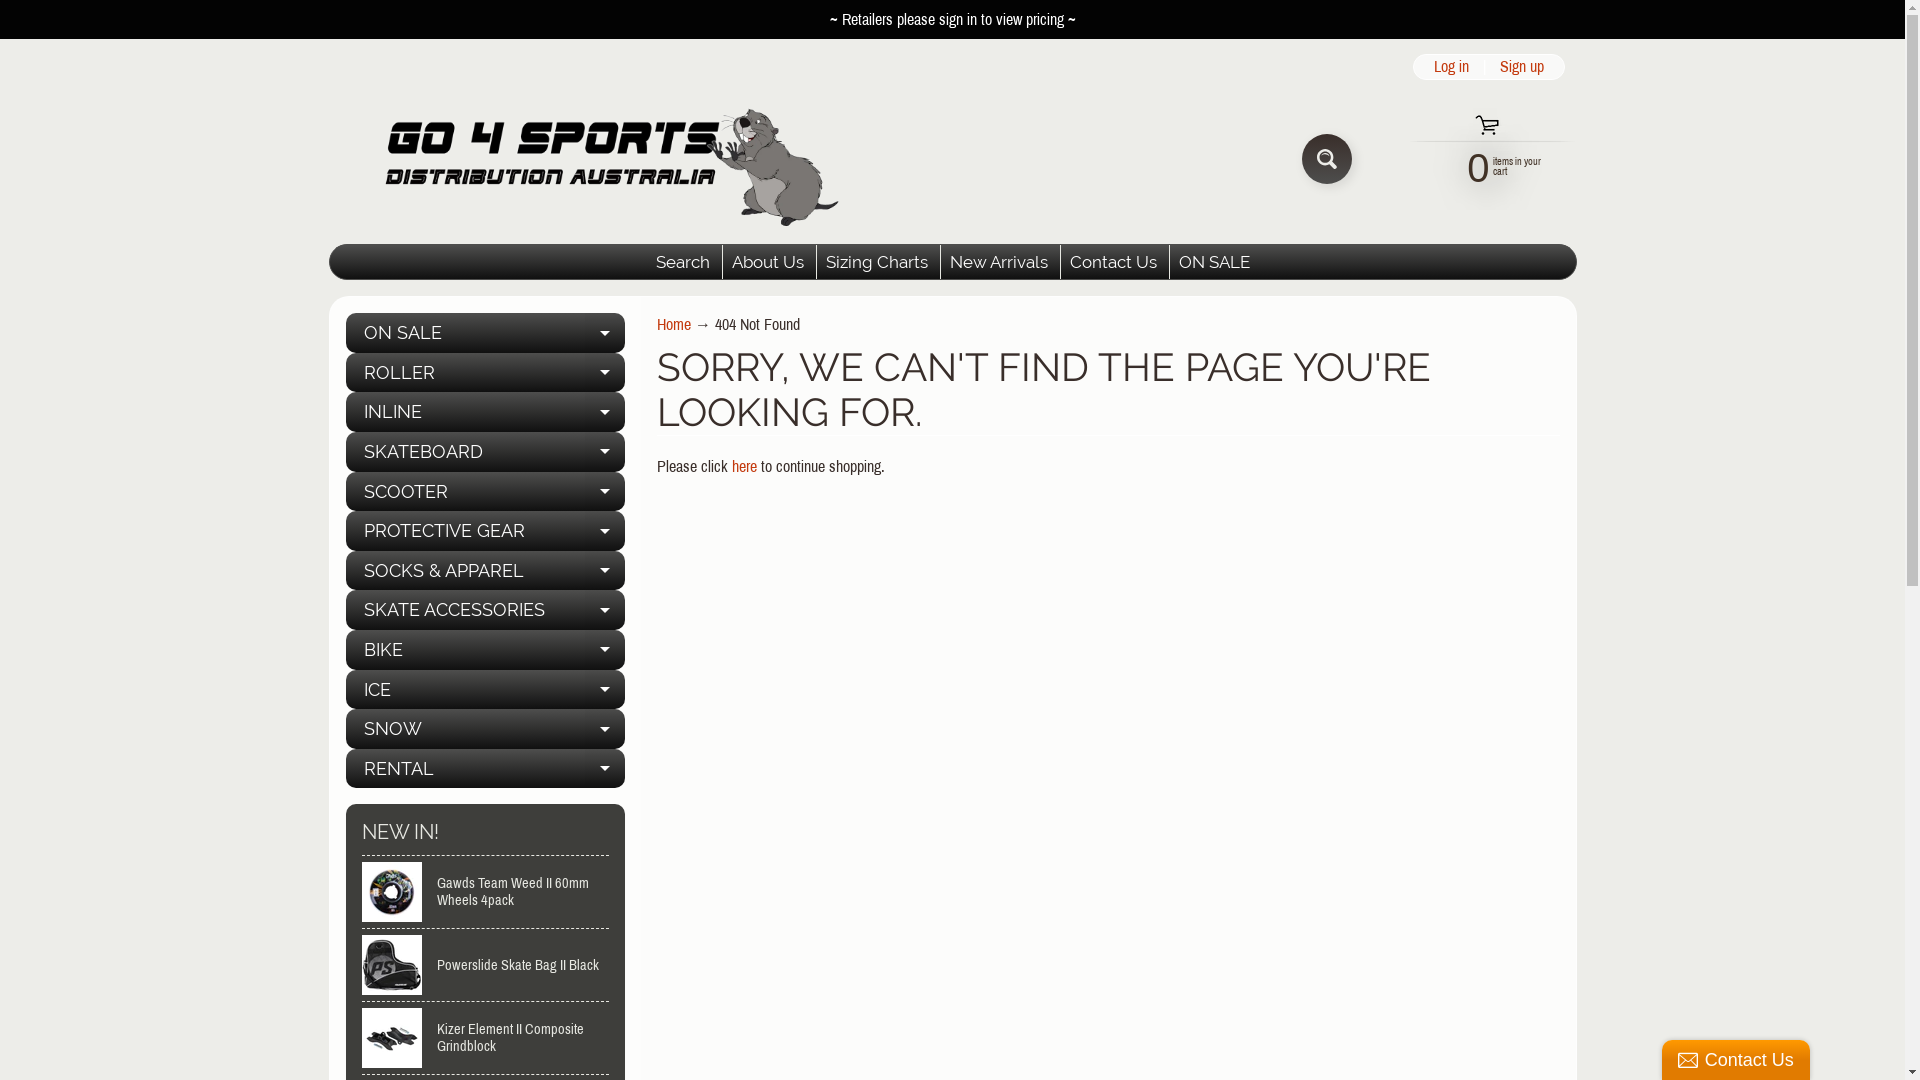  Describe the element at coordinates (603, 451) in the screenshot. I see `'EXPAND CHILD MENU'` at that location.